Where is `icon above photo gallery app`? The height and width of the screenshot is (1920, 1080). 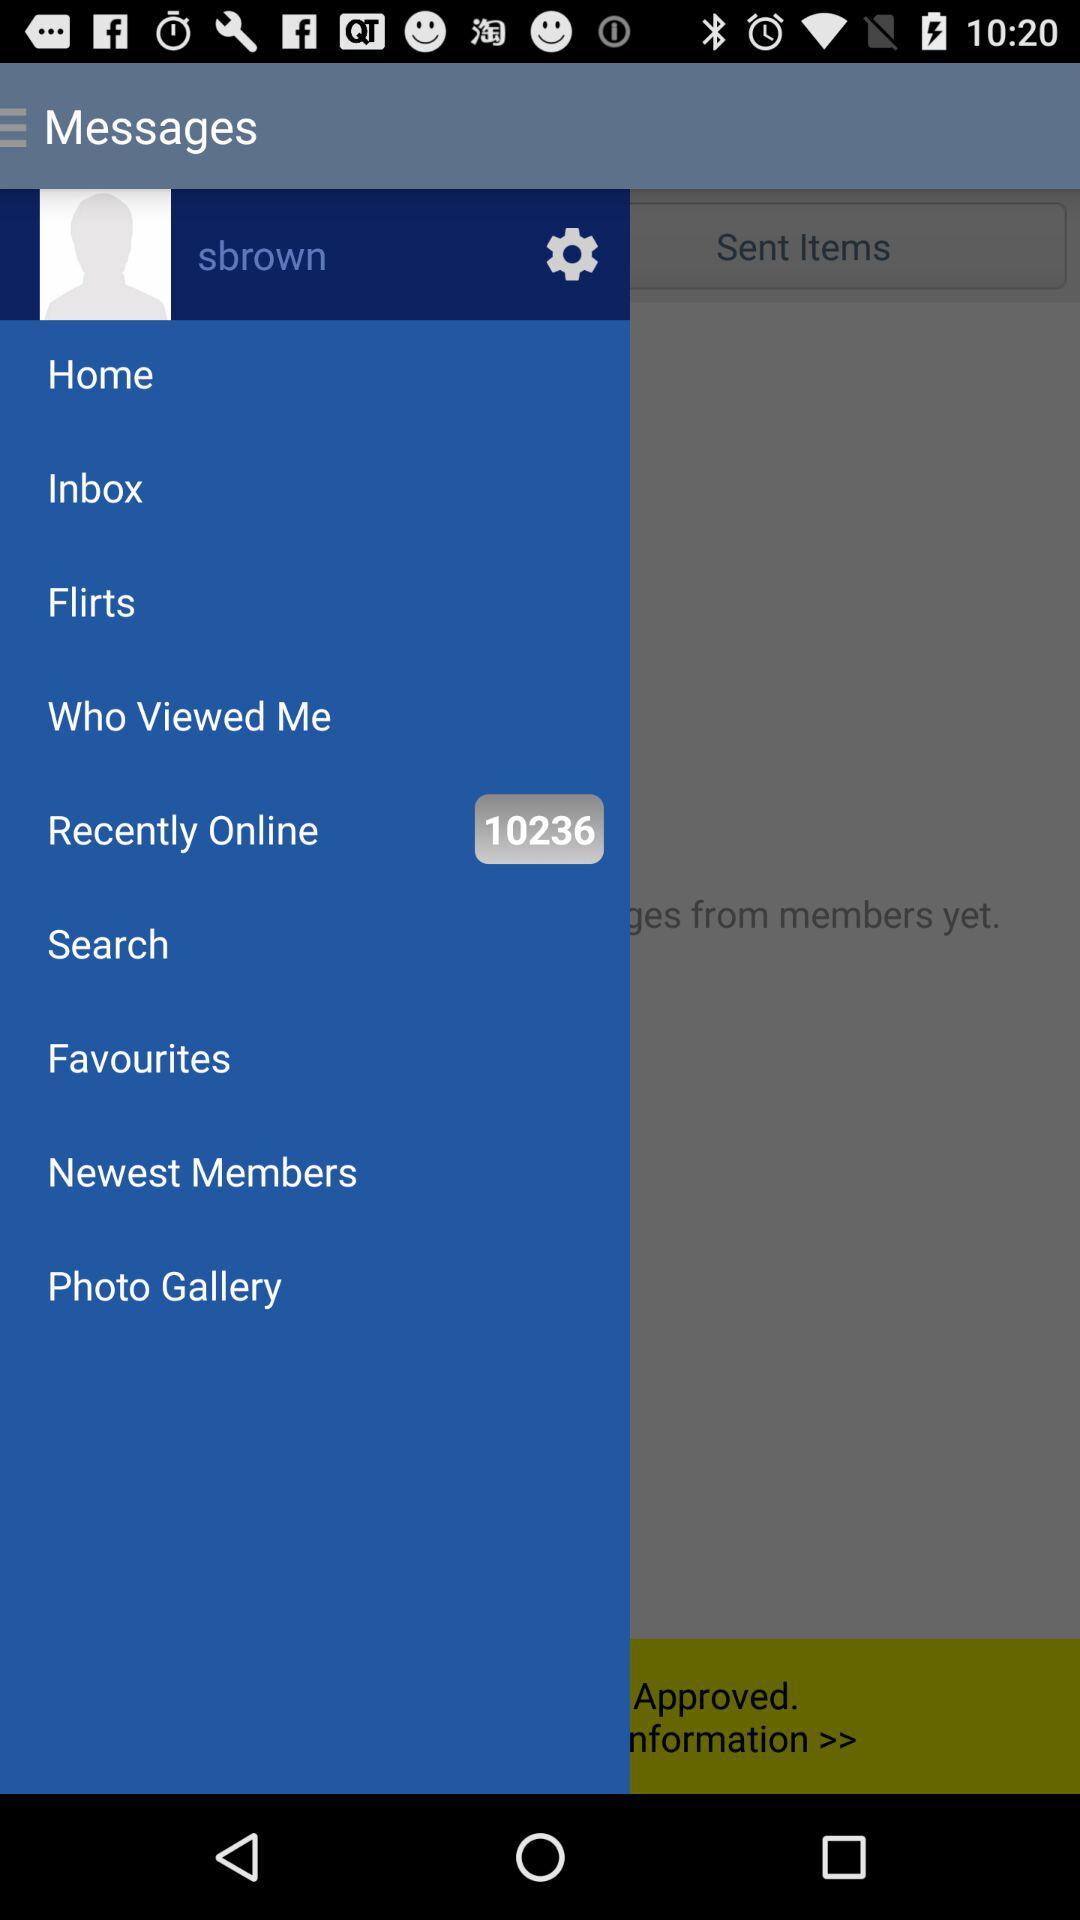
icon above photo gallery app is located at coordinates (202, 1171).